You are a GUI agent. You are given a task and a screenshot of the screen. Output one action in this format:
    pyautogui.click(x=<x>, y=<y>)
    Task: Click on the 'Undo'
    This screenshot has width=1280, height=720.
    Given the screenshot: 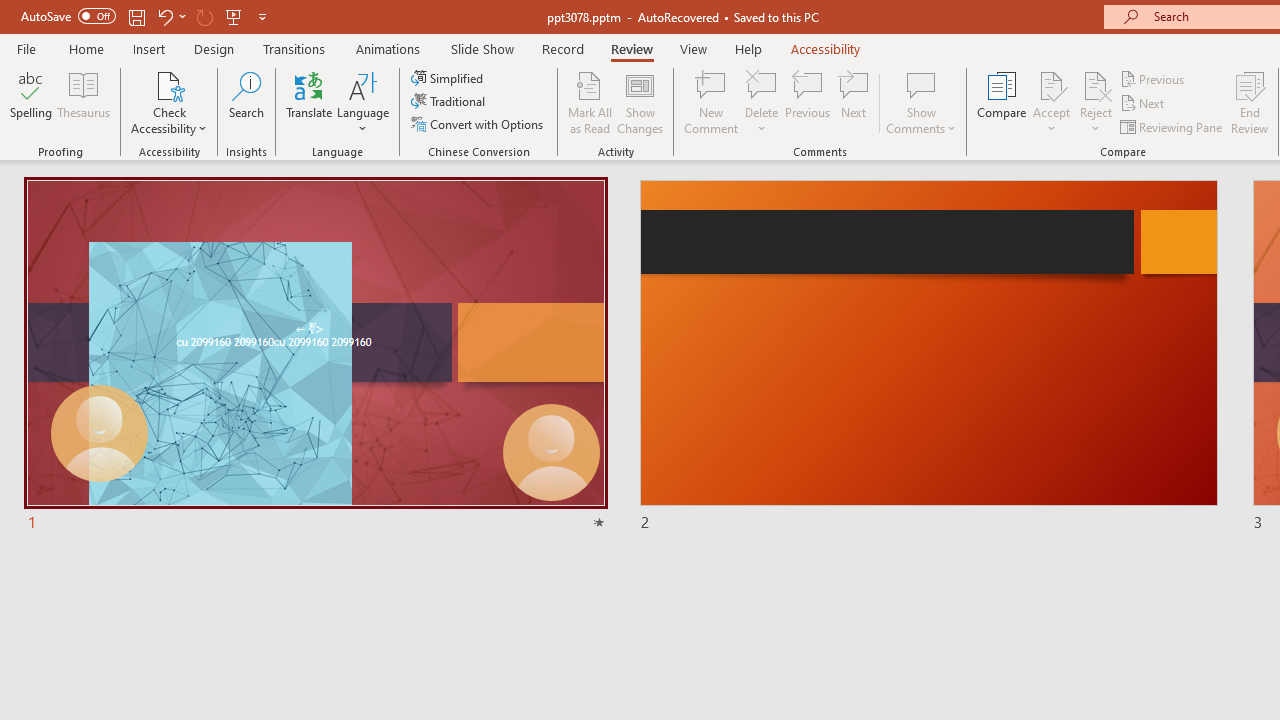 What is the action you would take?
    pyautogui.click(x=164, y=16)
    